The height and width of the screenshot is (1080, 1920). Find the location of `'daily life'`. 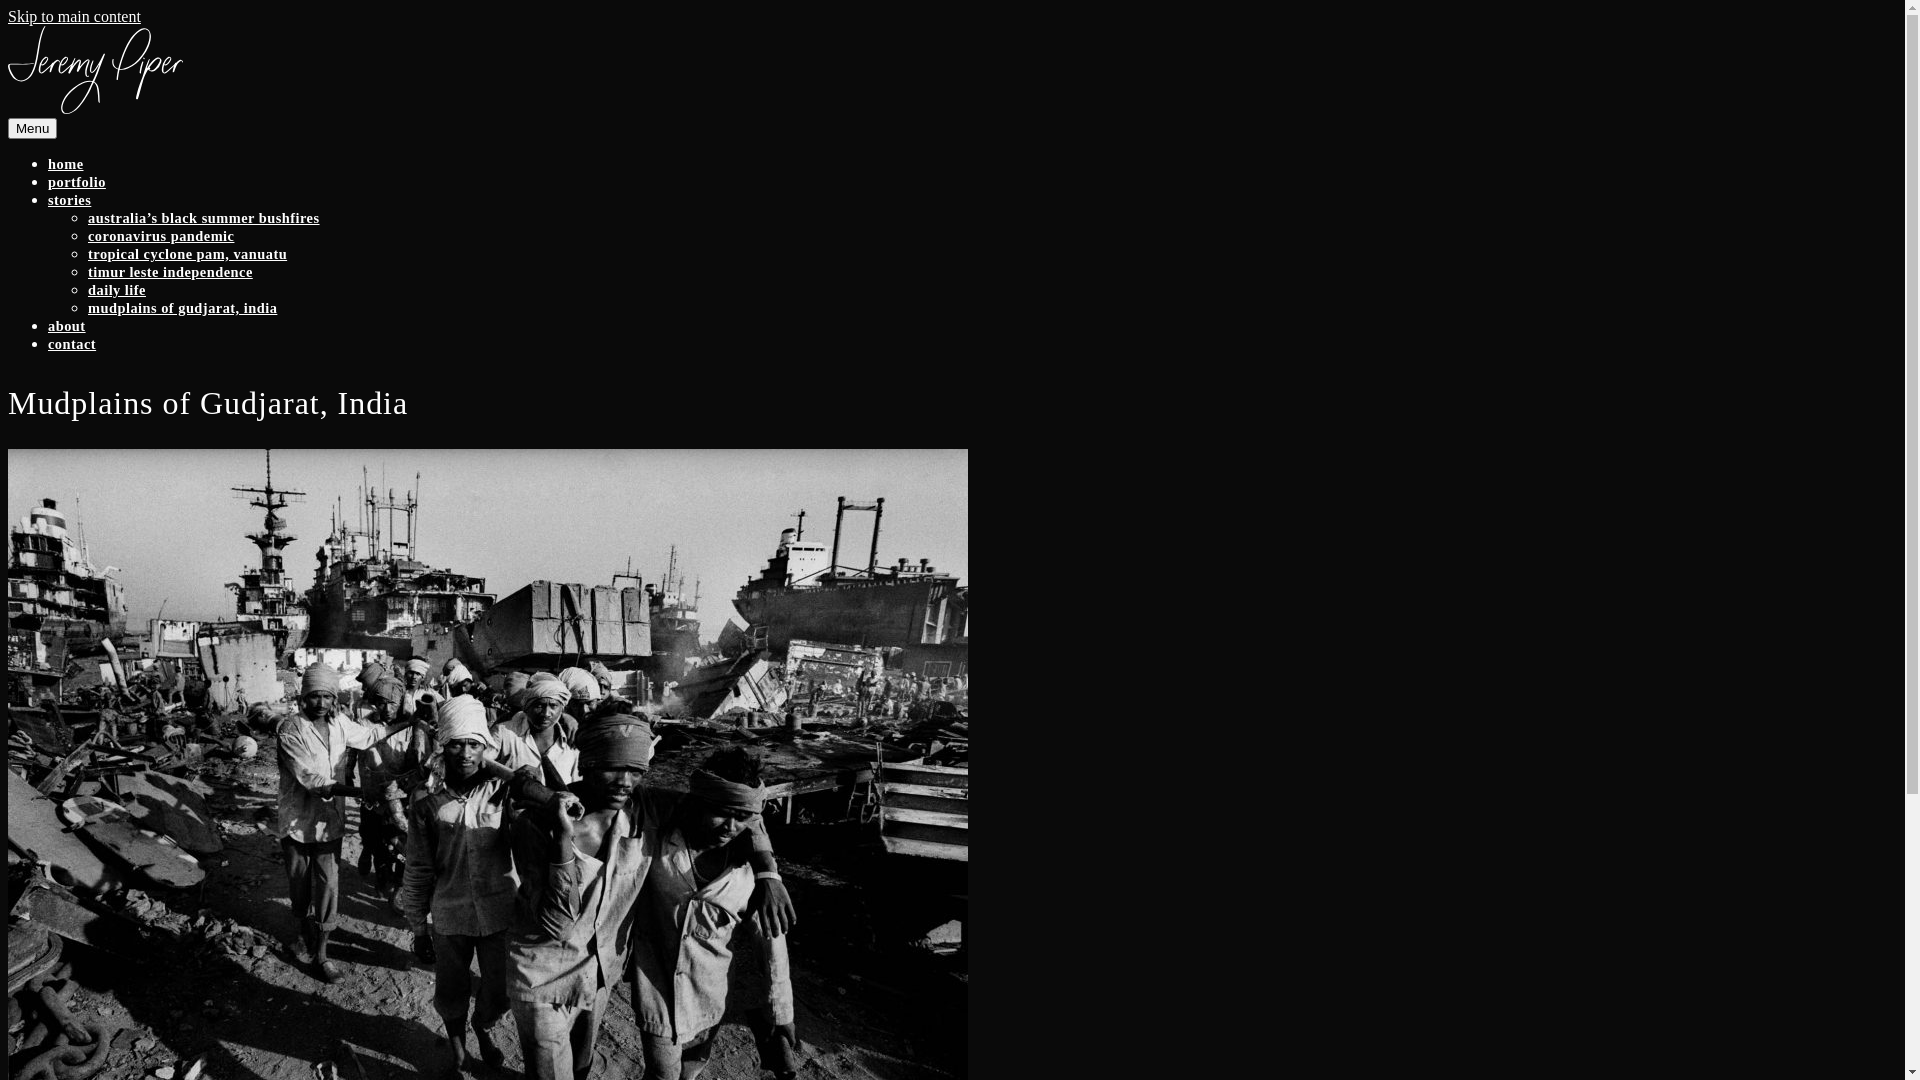

'daily life' is located at coordinates (115, 289).